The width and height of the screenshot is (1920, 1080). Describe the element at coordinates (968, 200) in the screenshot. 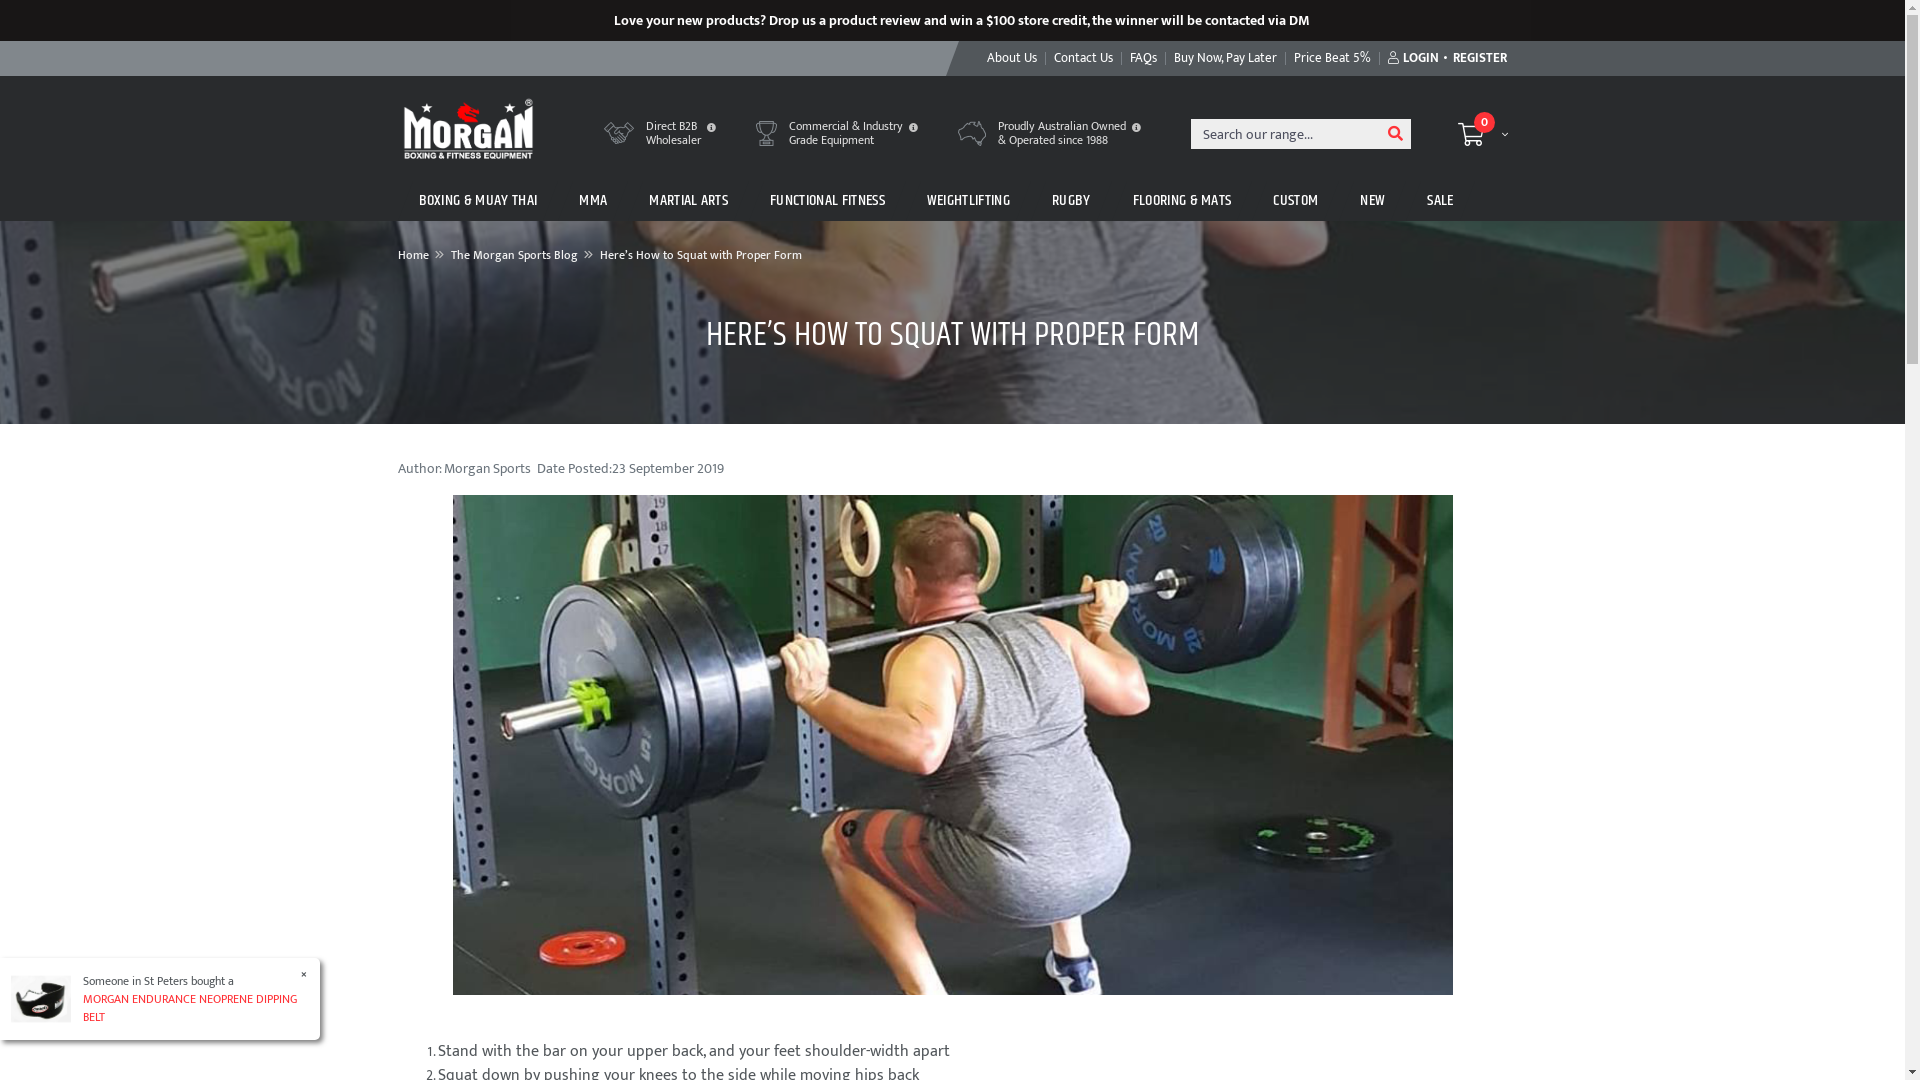

I see `'WEIGHTLIFTING'` at that location.